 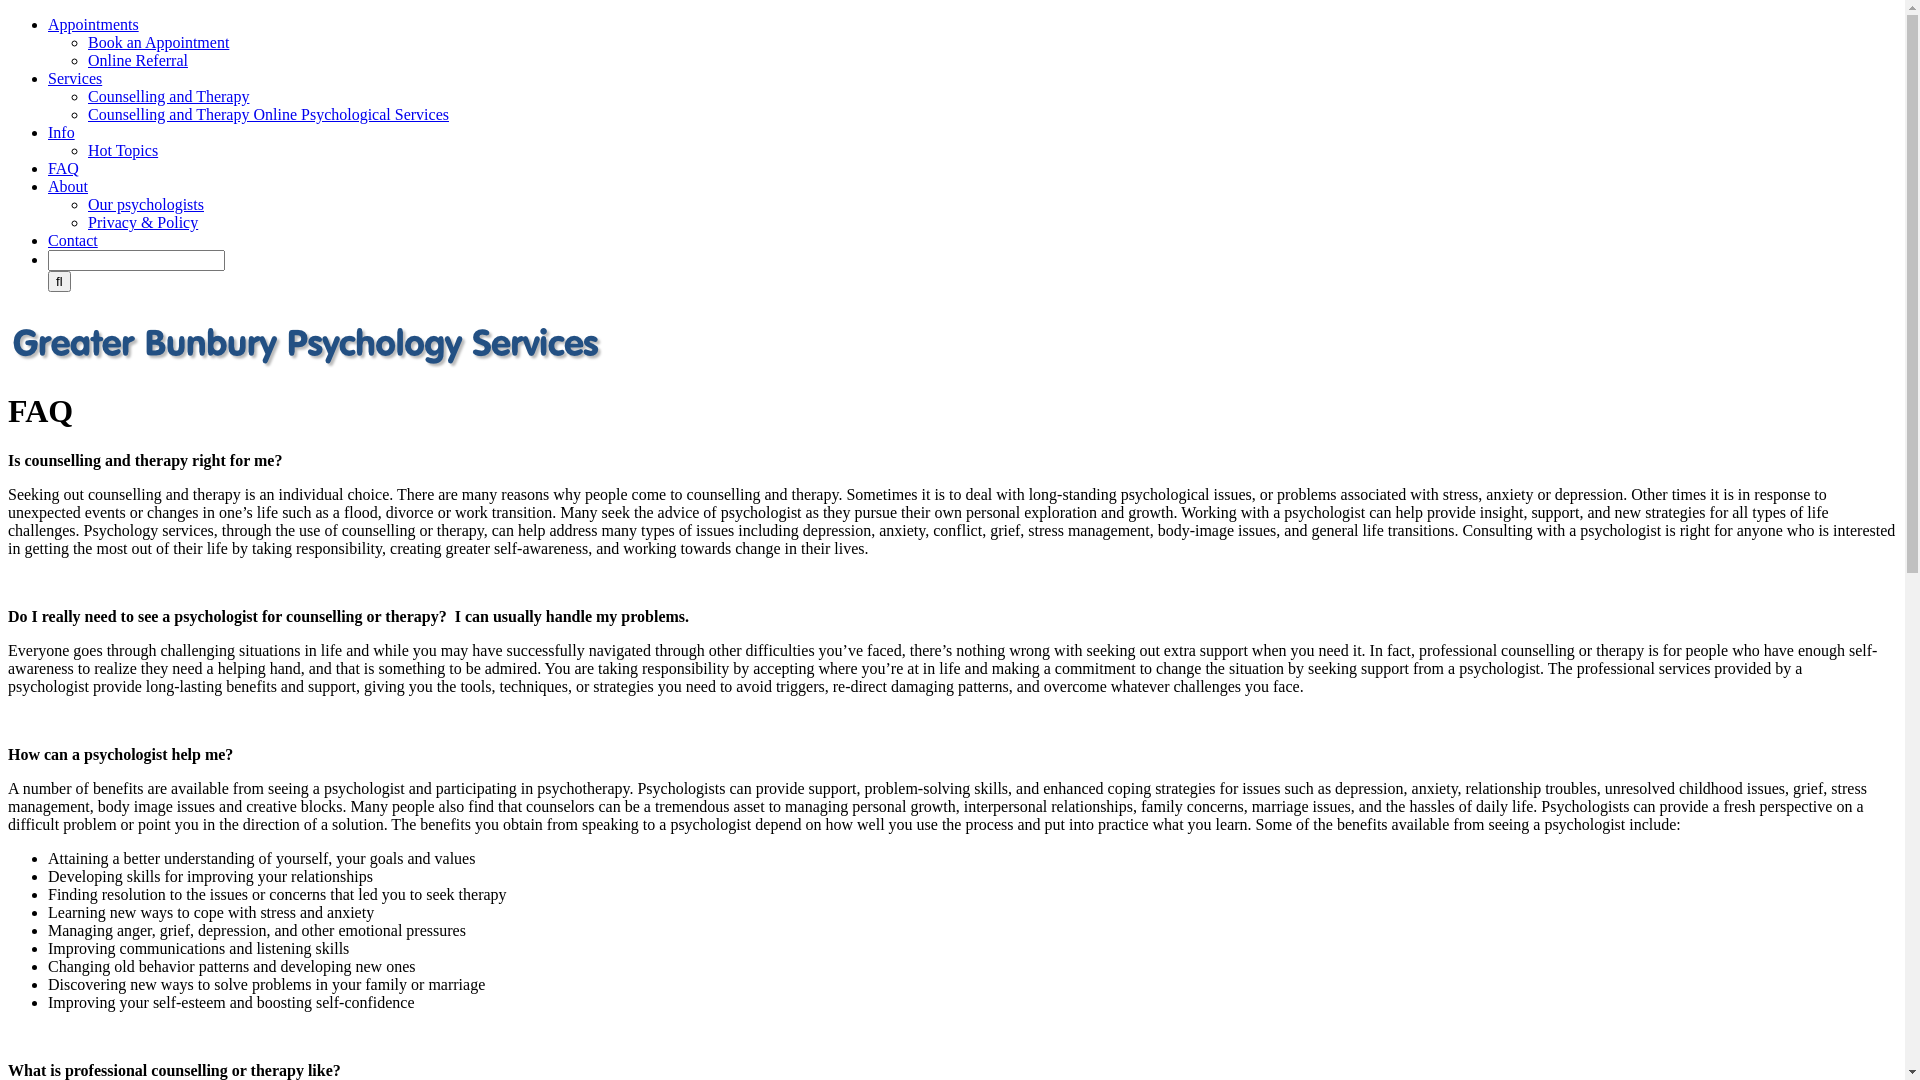 I want to click on 'Info', so click(x=61, y=132).